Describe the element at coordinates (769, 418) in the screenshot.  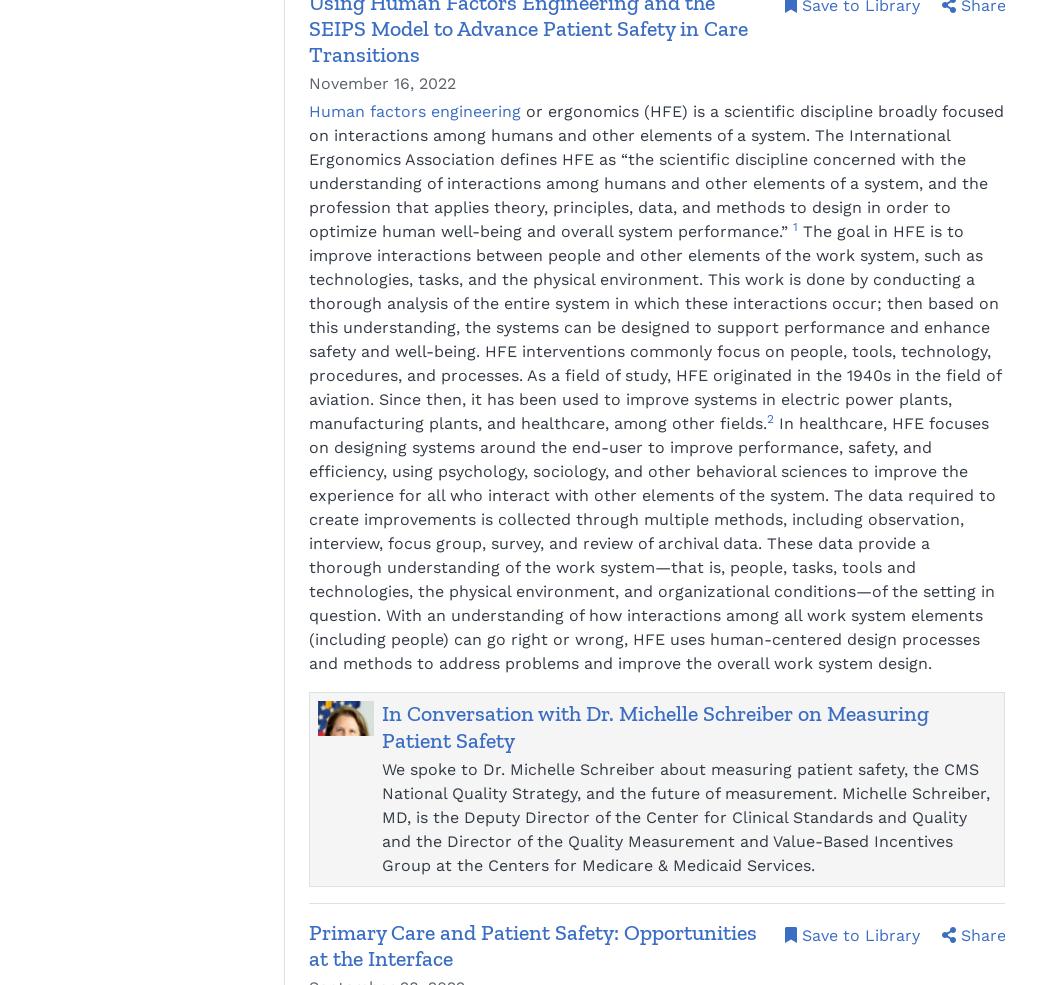
I see `'2'` at that location.